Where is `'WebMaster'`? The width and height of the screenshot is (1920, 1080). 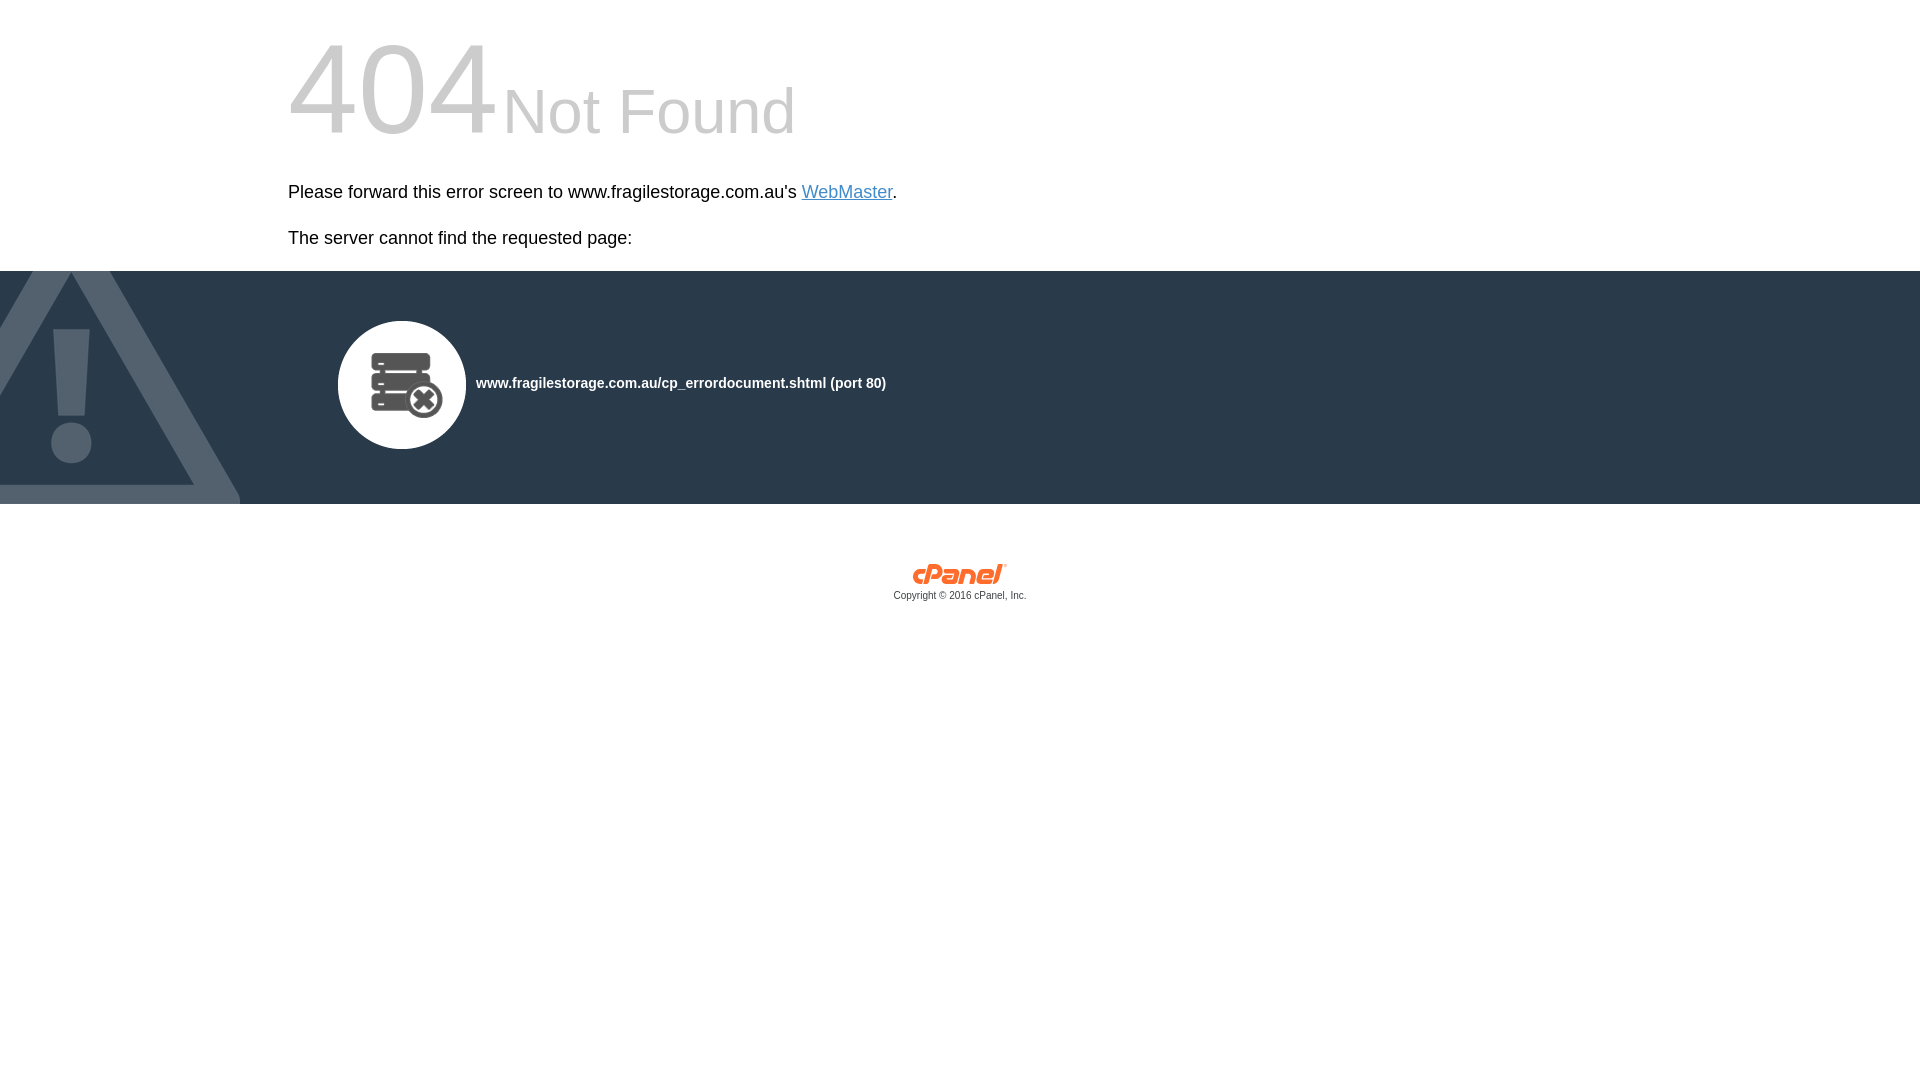
'WebMaster' is located at coordinates (847, 192).